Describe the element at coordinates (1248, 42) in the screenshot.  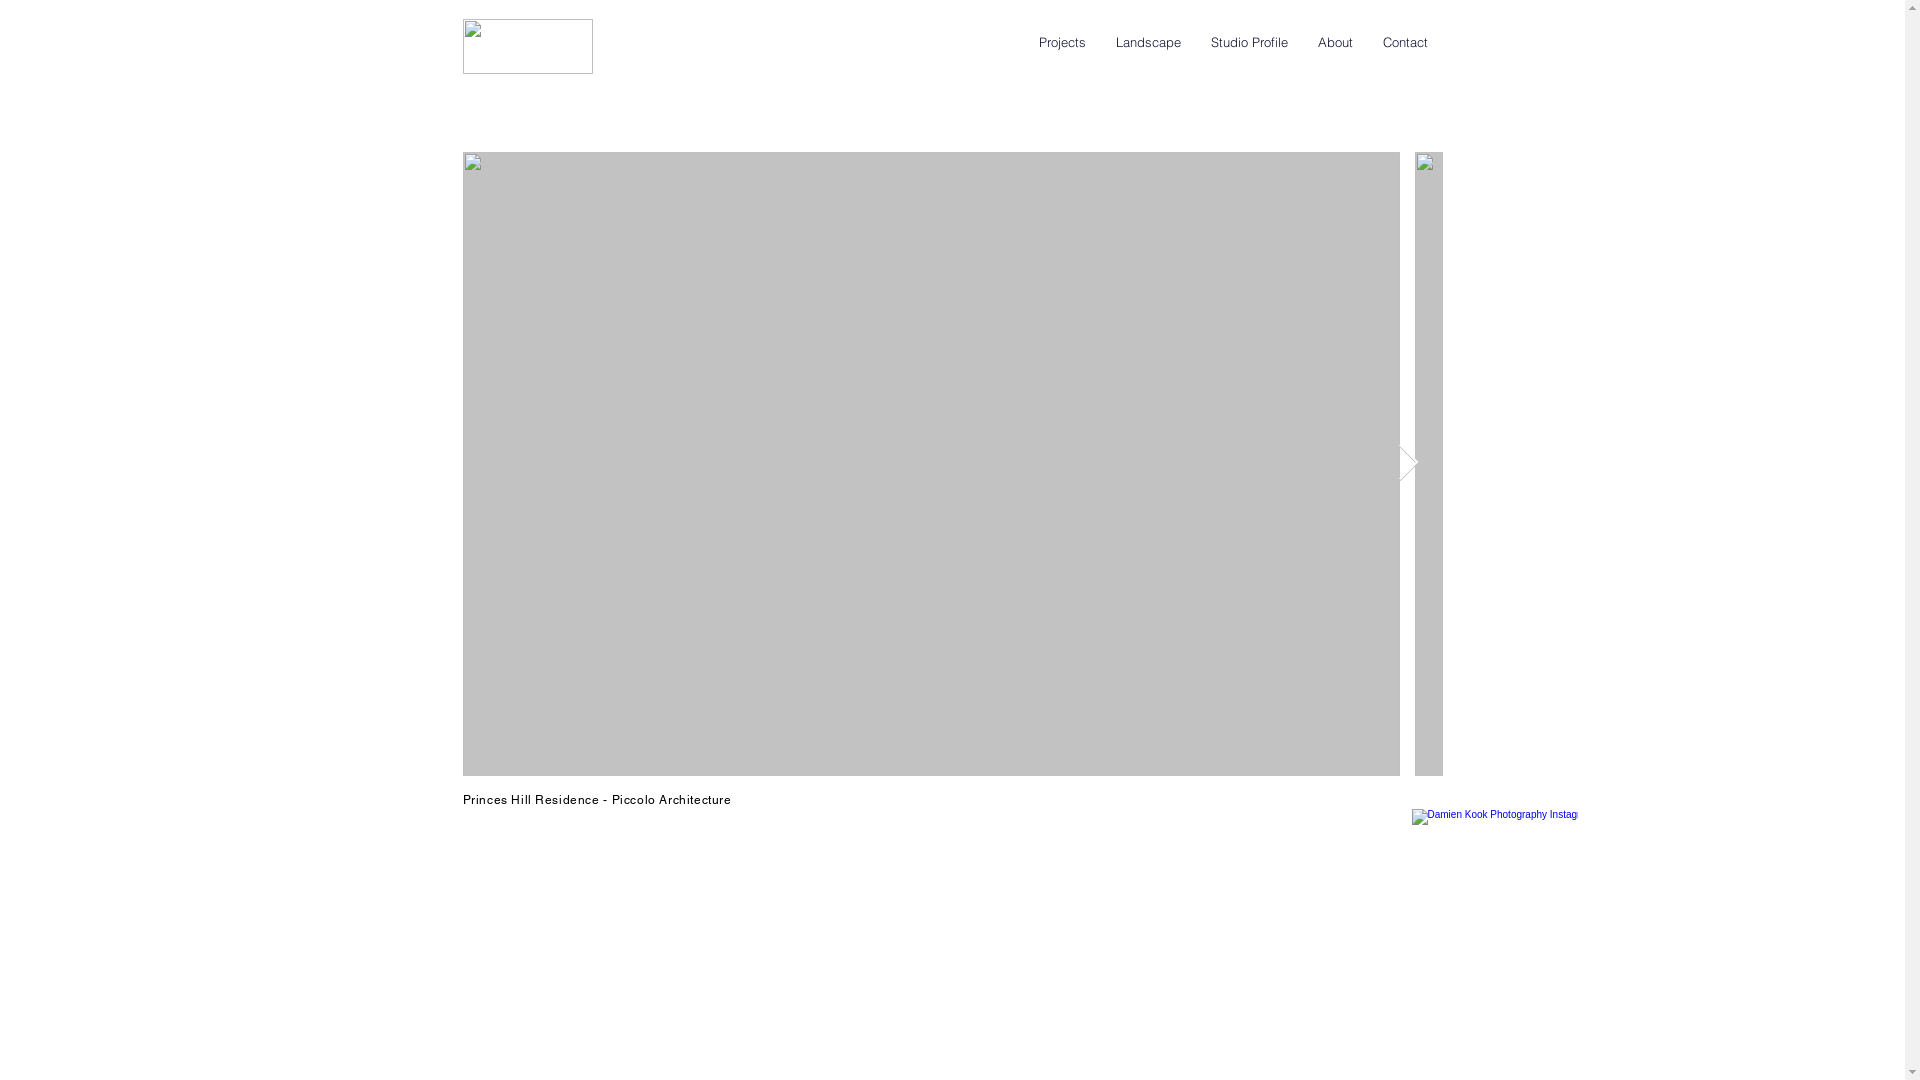
I see `'Studio Profile'` at that location.